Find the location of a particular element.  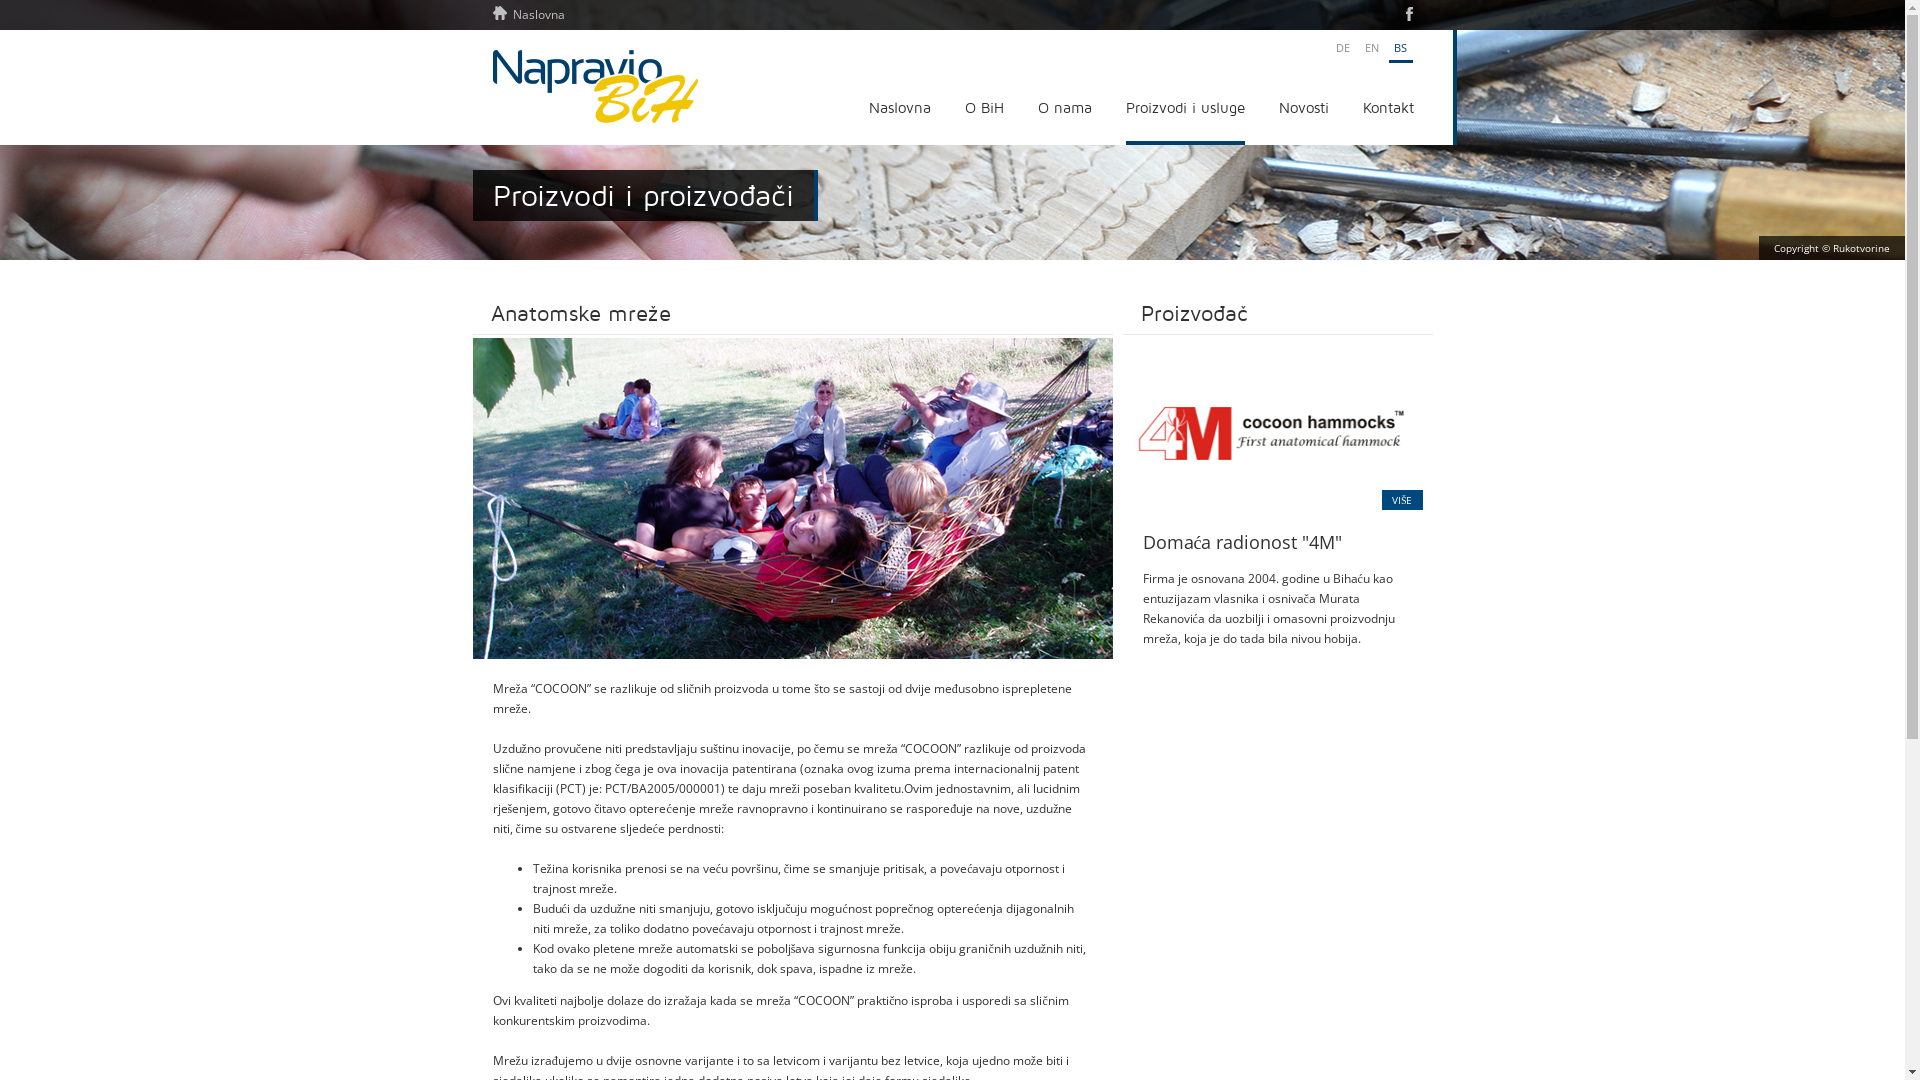

'Proizvodi i usluge' is located at coordinates (1126, 111).